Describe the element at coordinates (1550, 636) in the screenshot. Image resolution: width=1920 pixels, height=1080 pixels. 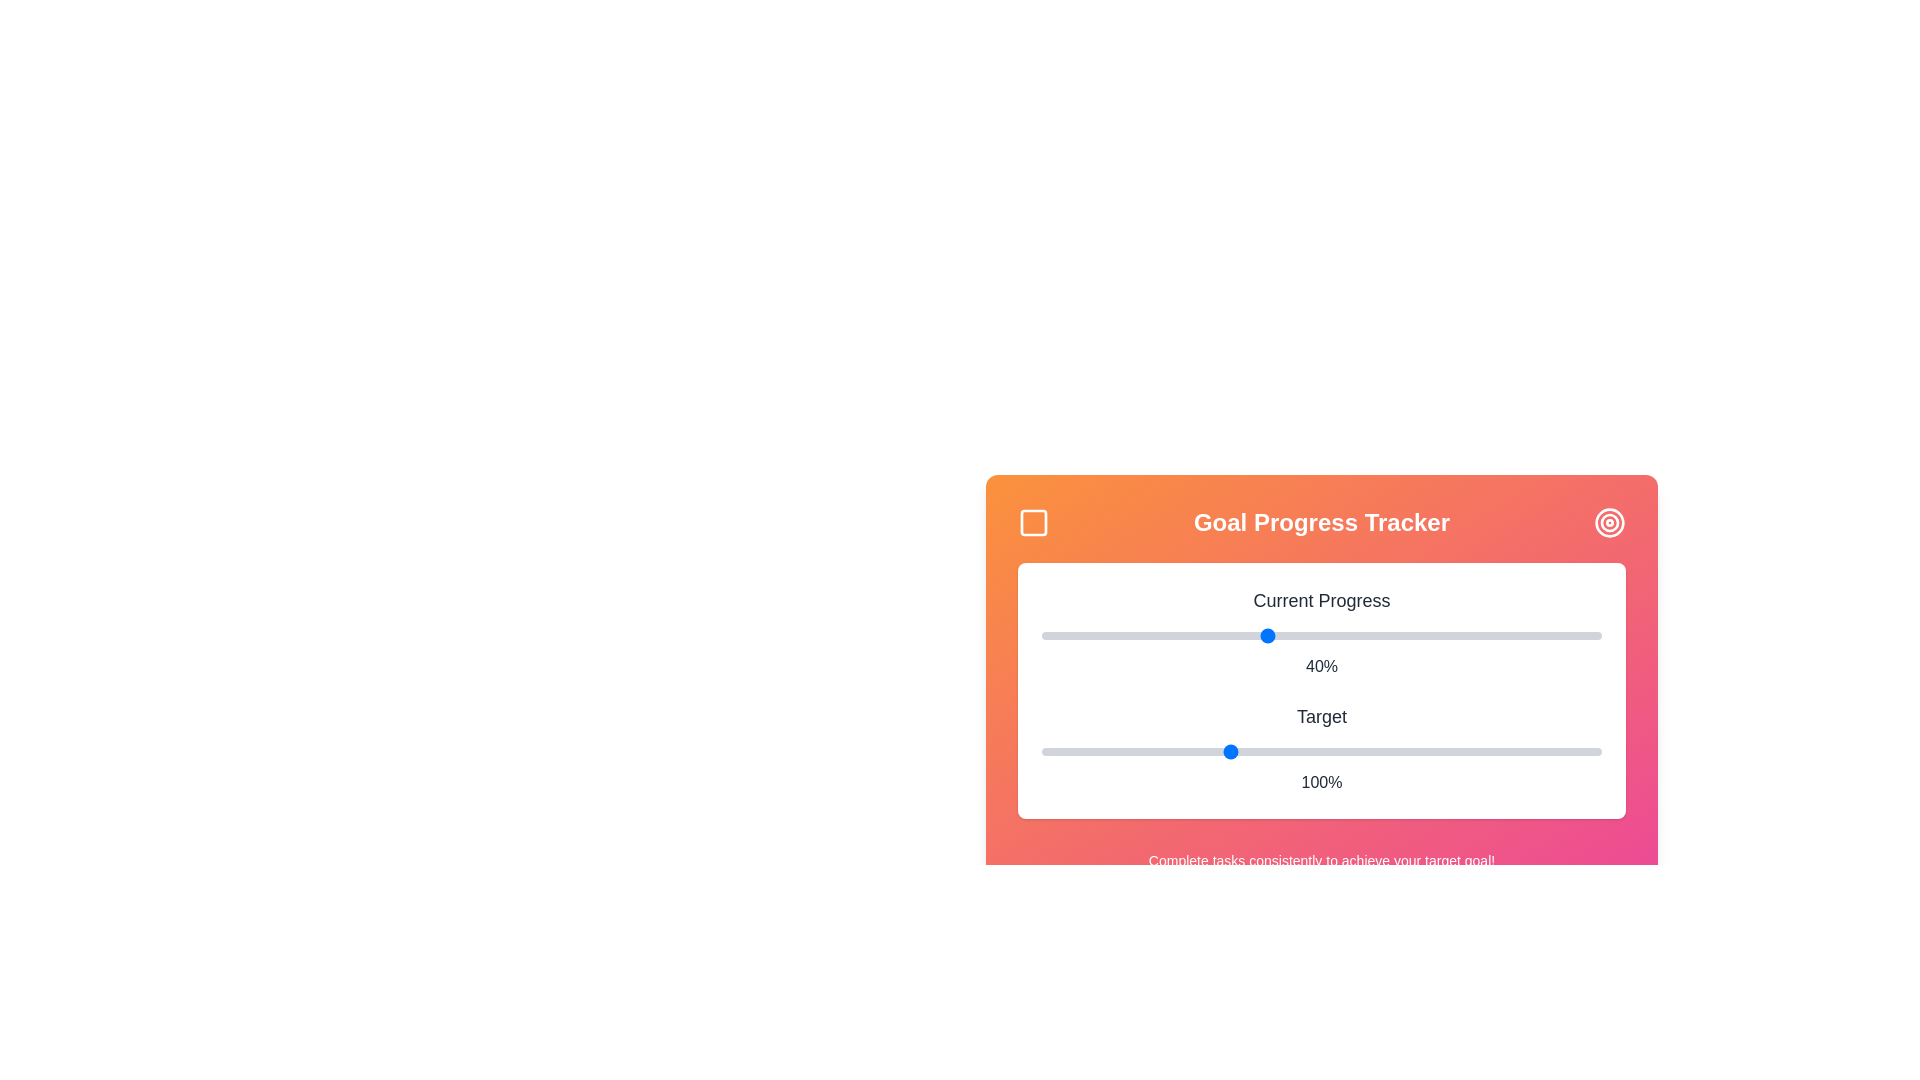
I see `the 'Current Progress' slider to 91%` at that location.